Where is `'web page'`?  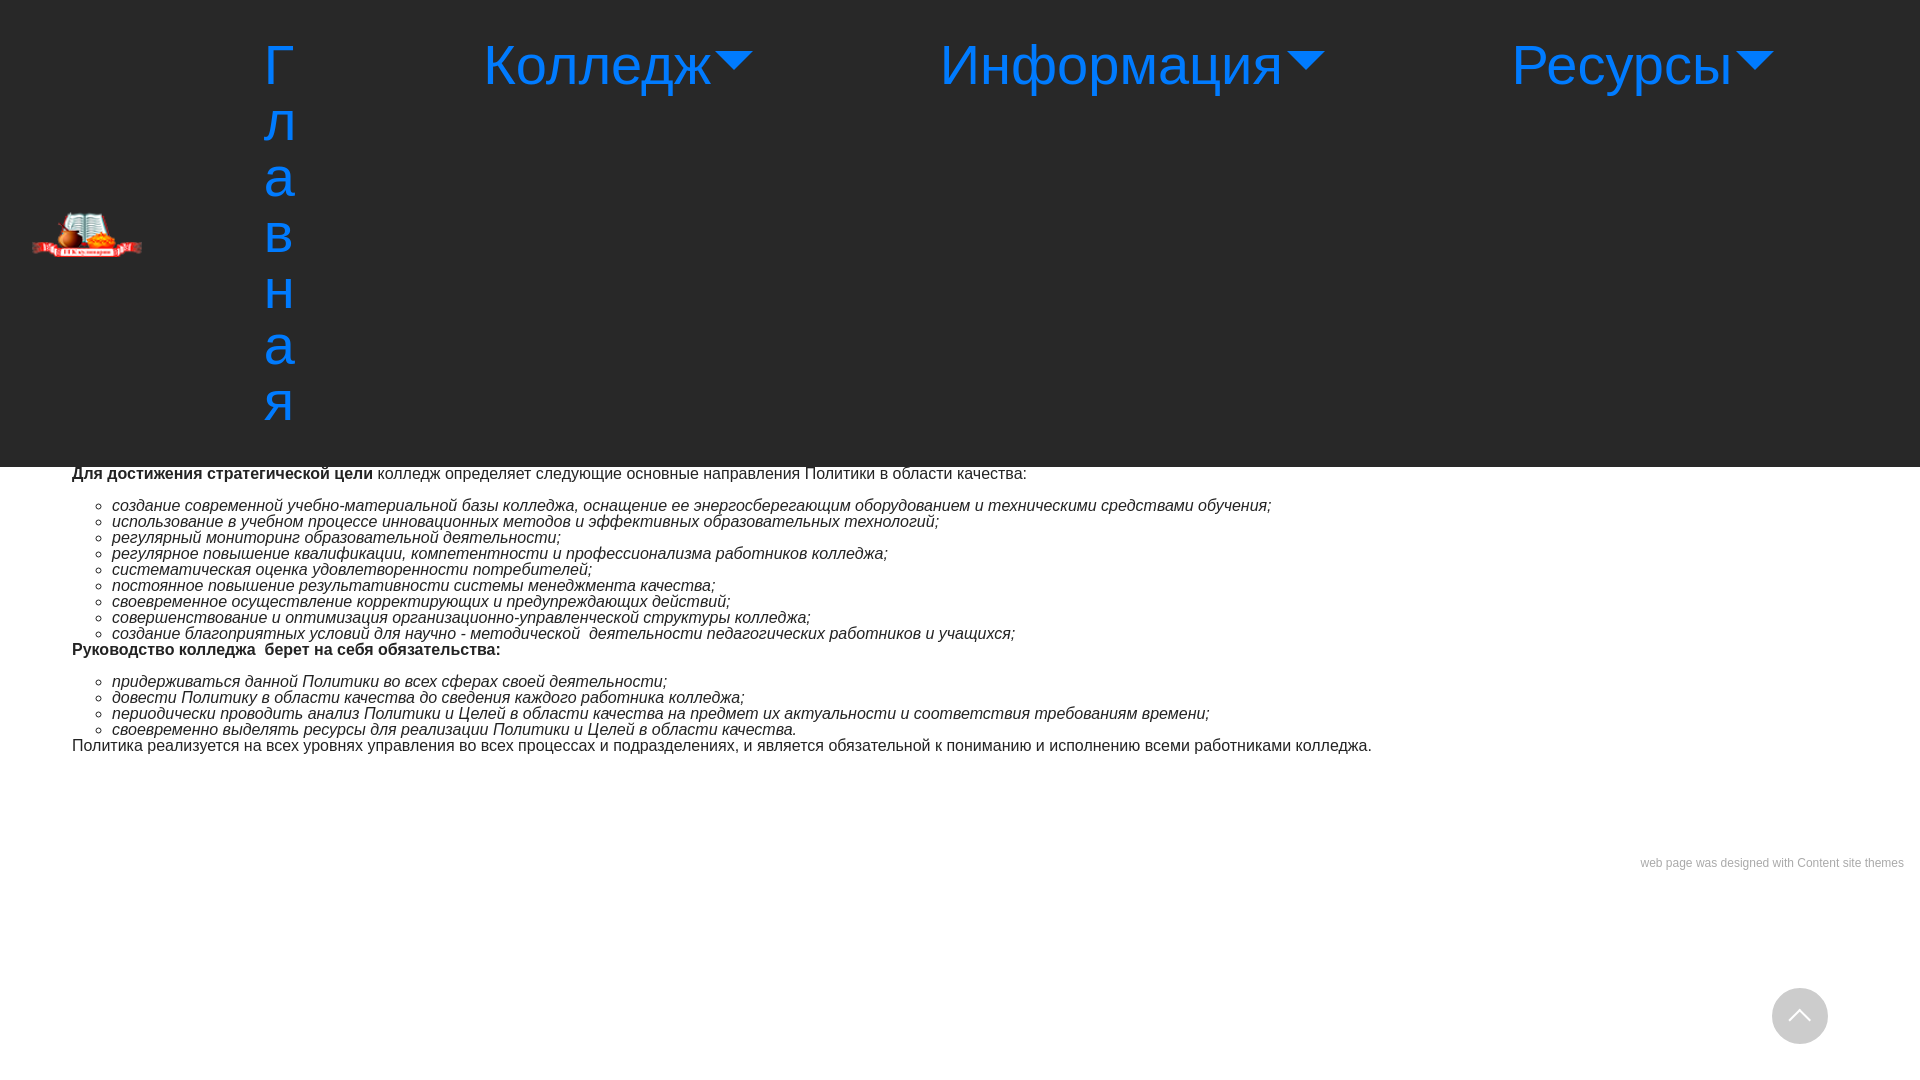
'web page' is located at coordinates (1665, 862).